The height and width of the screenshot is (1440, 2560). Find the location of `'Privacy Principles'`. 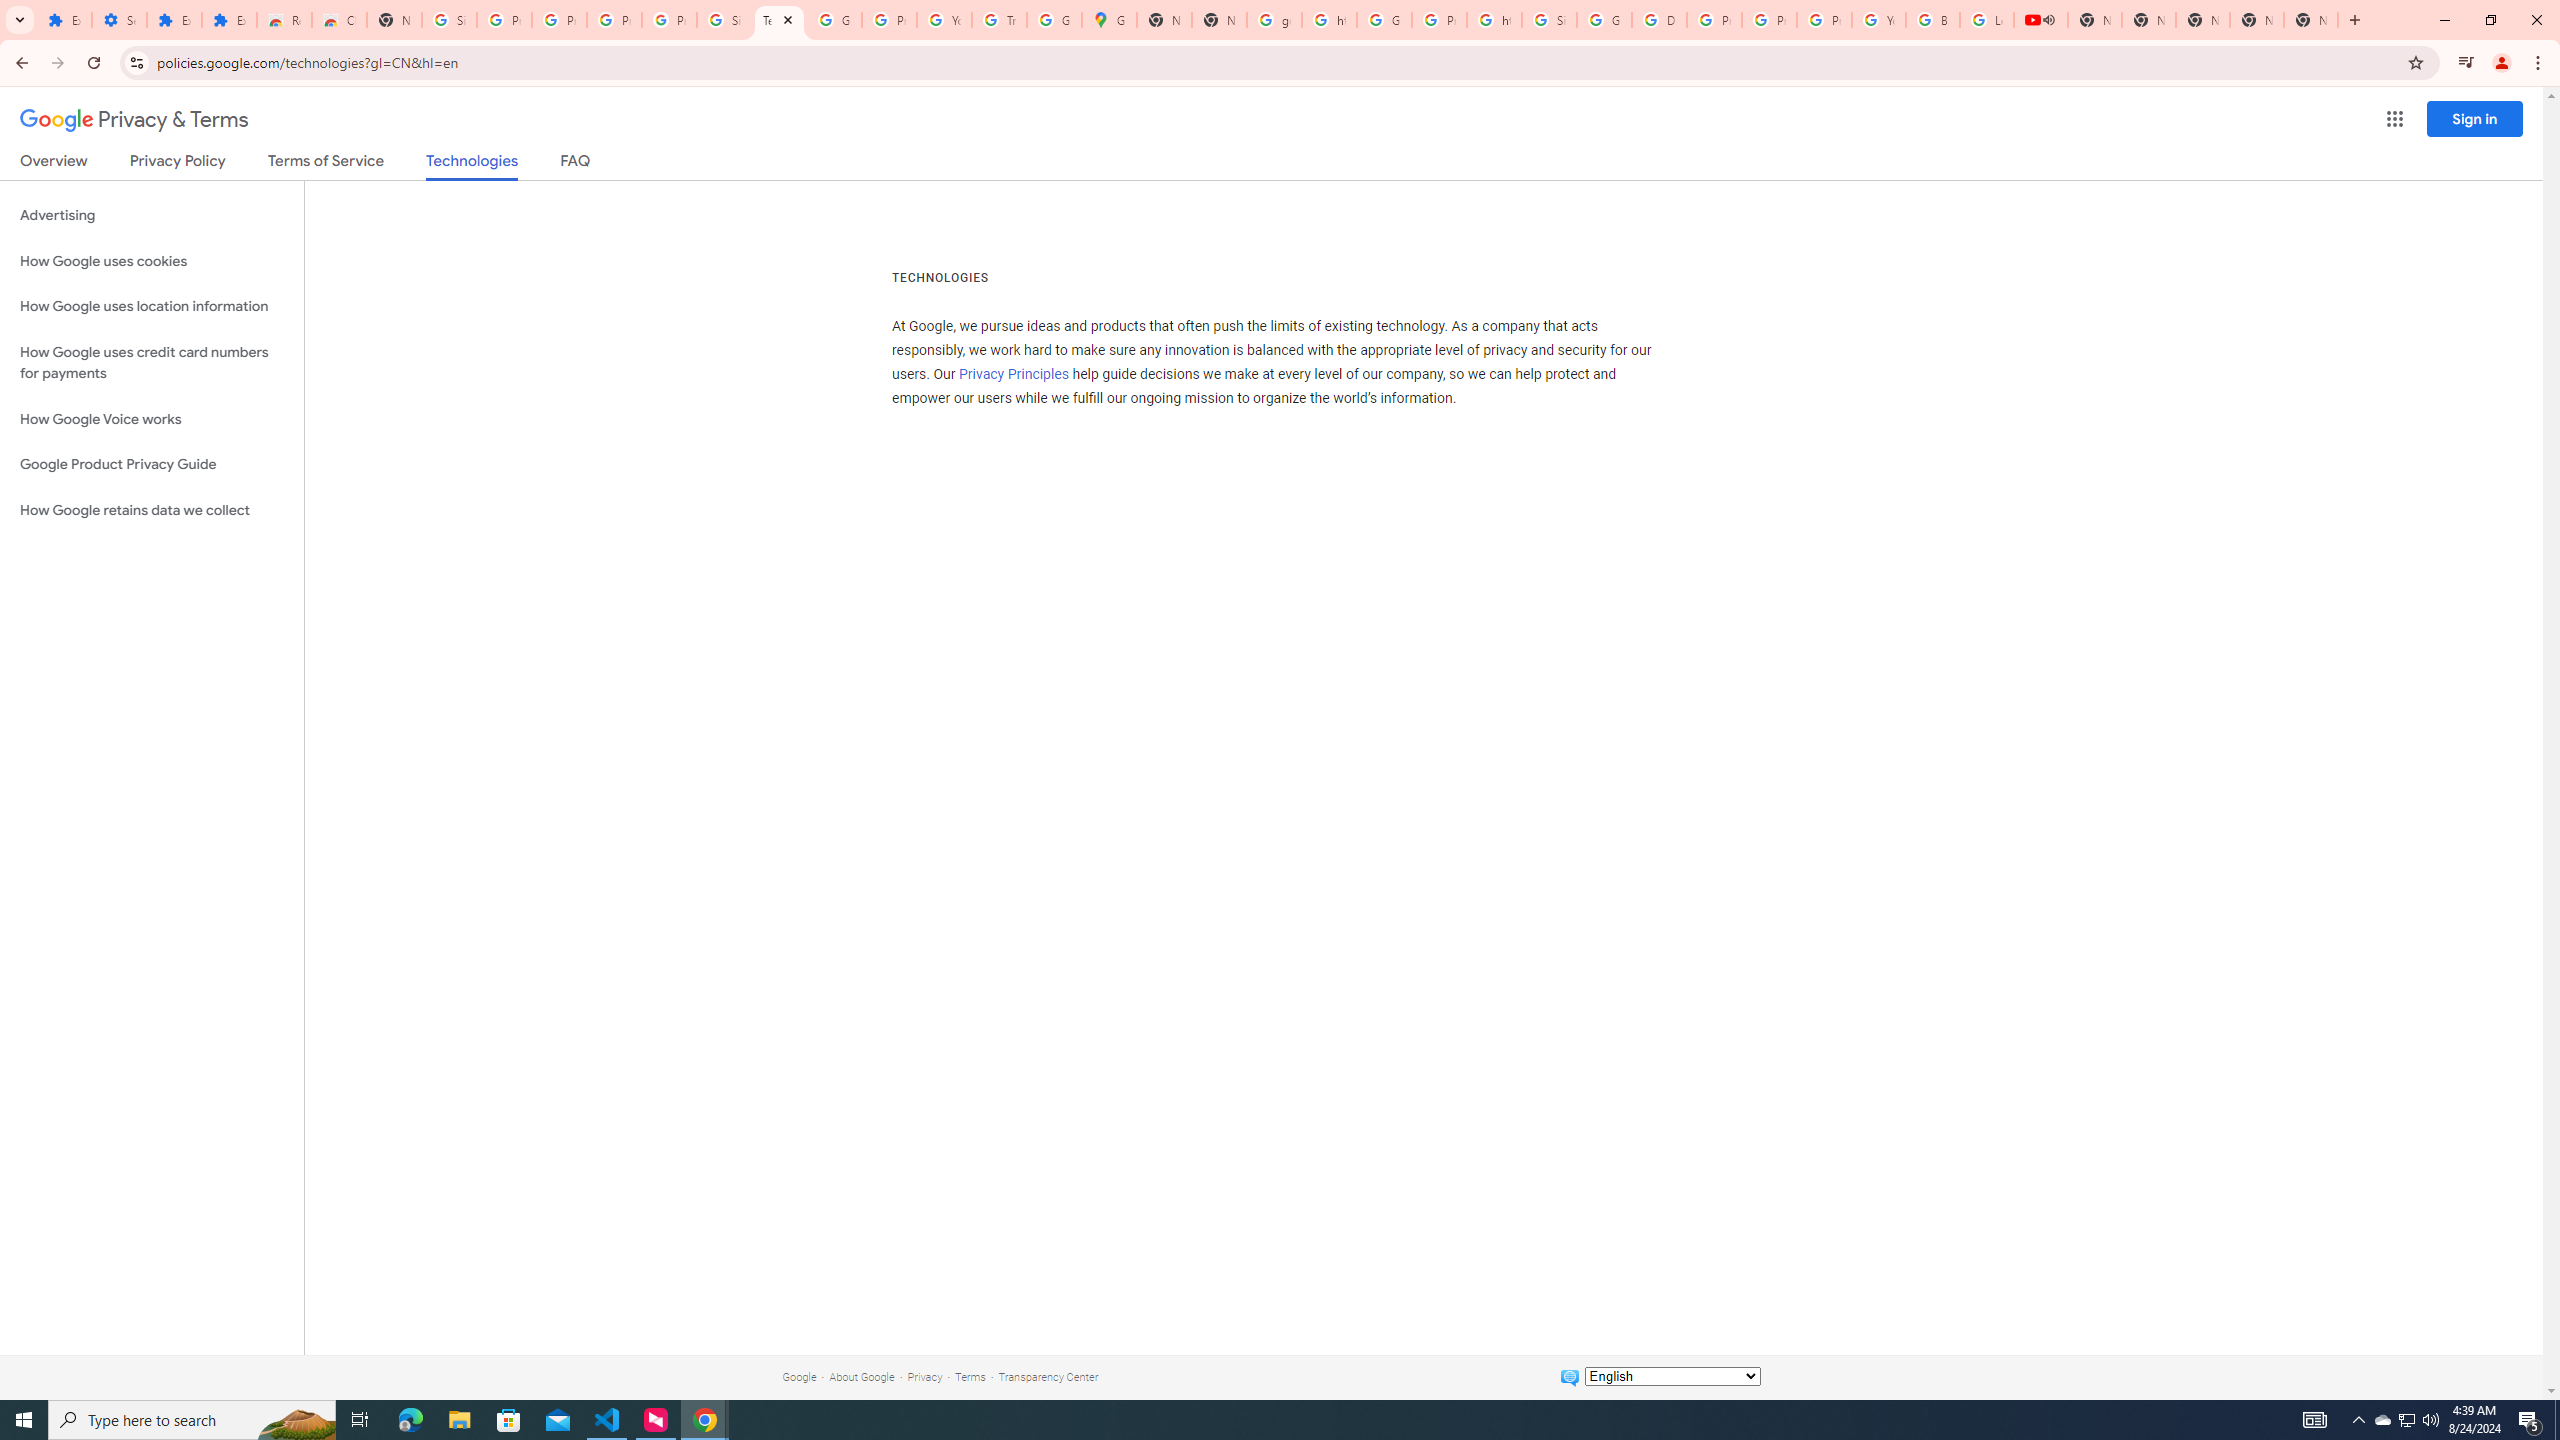

'Privacy Principles' is located at coordinates (1015, 375).